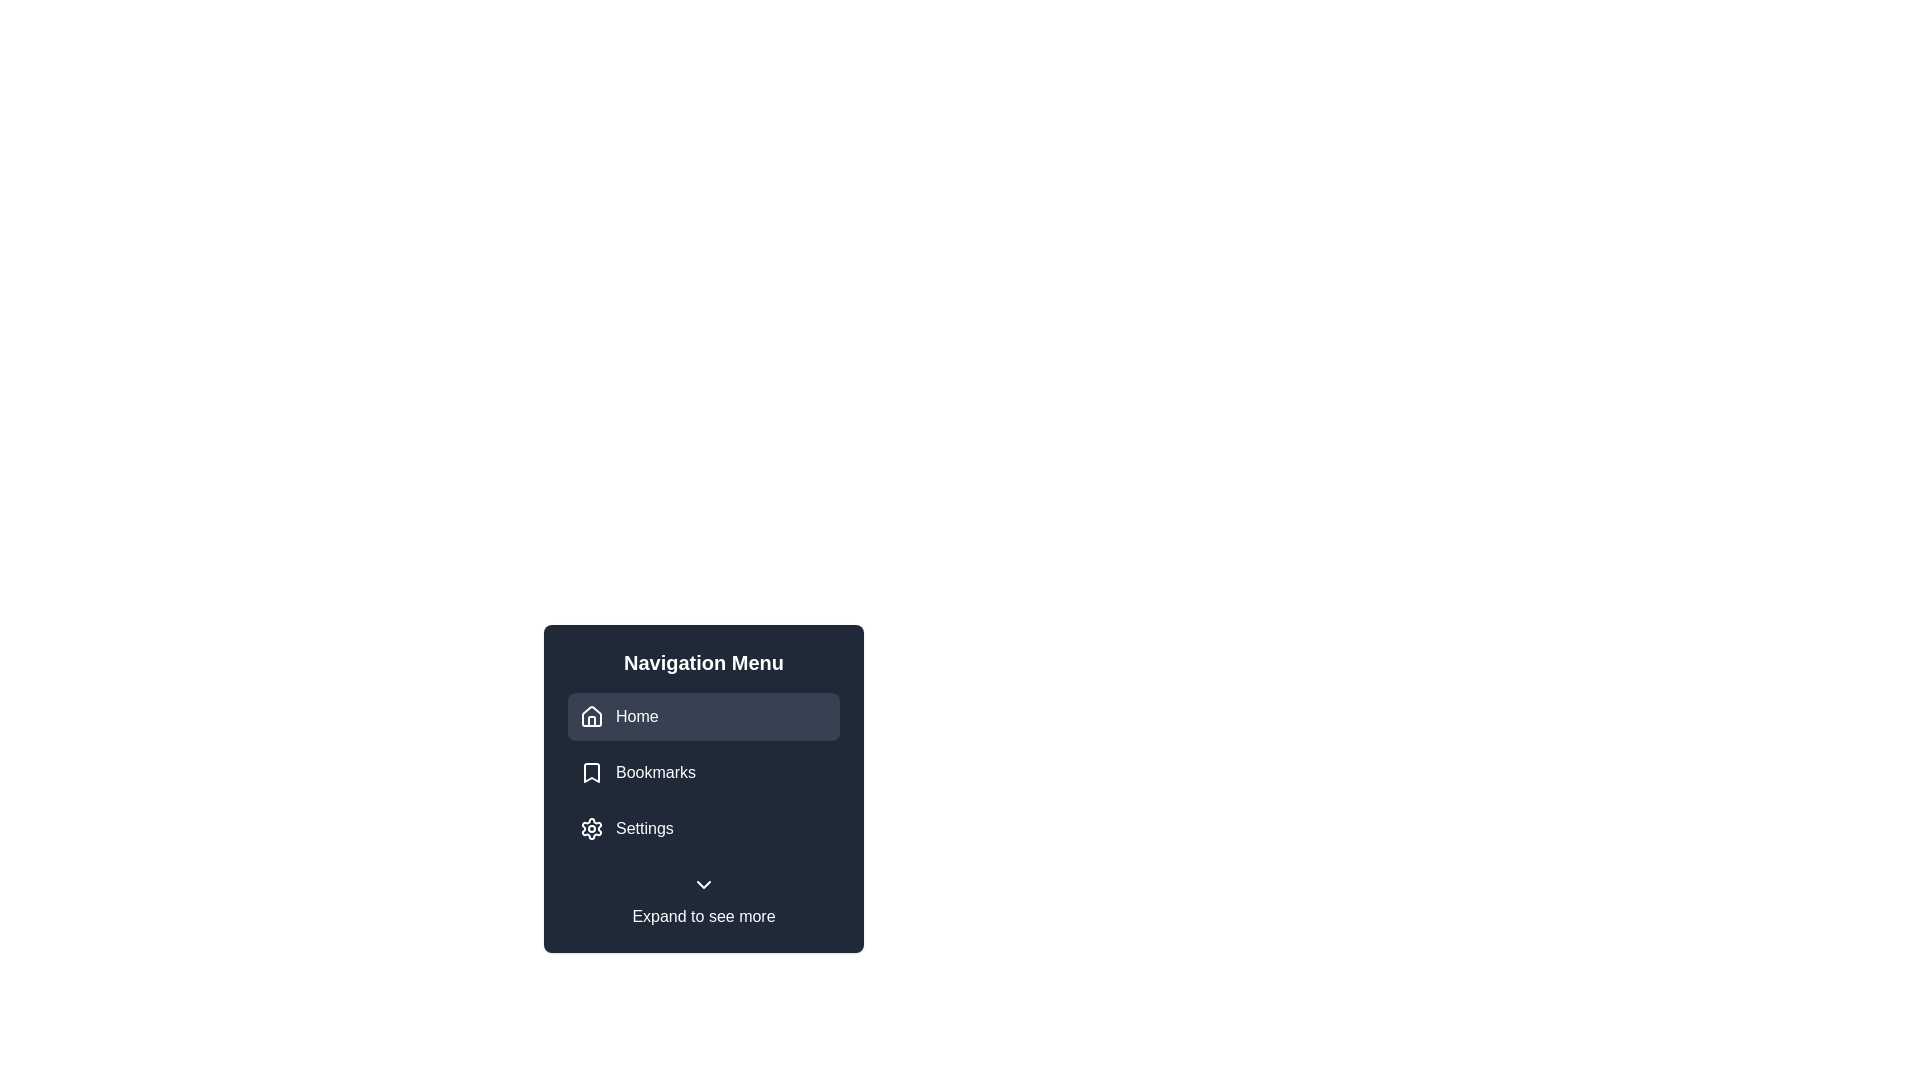 The image size is (1920, 1080). I want to click on the settings icon, which is visually located to the left of the 'Settings' text in the navigation menu, representing access to settings or configuration options, so click(590, 829).